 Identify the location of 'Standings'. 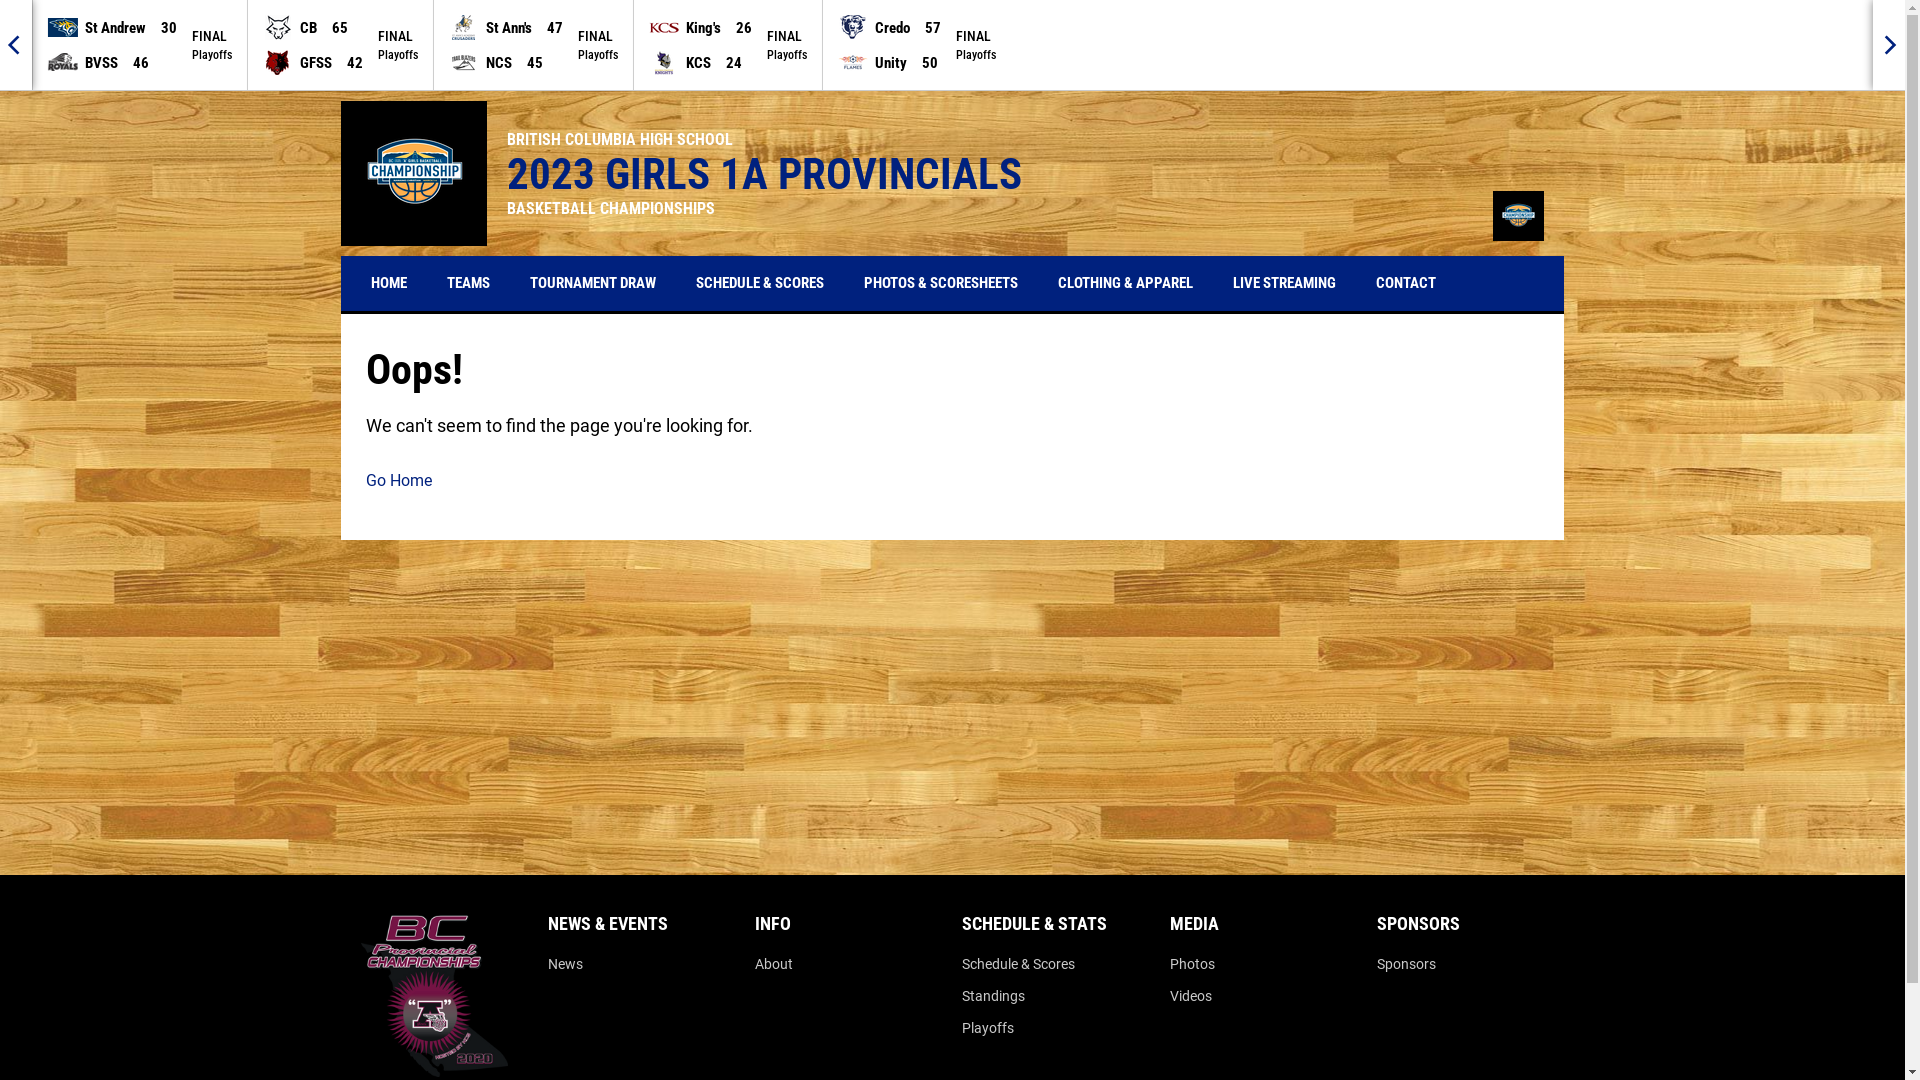
(993, 995).